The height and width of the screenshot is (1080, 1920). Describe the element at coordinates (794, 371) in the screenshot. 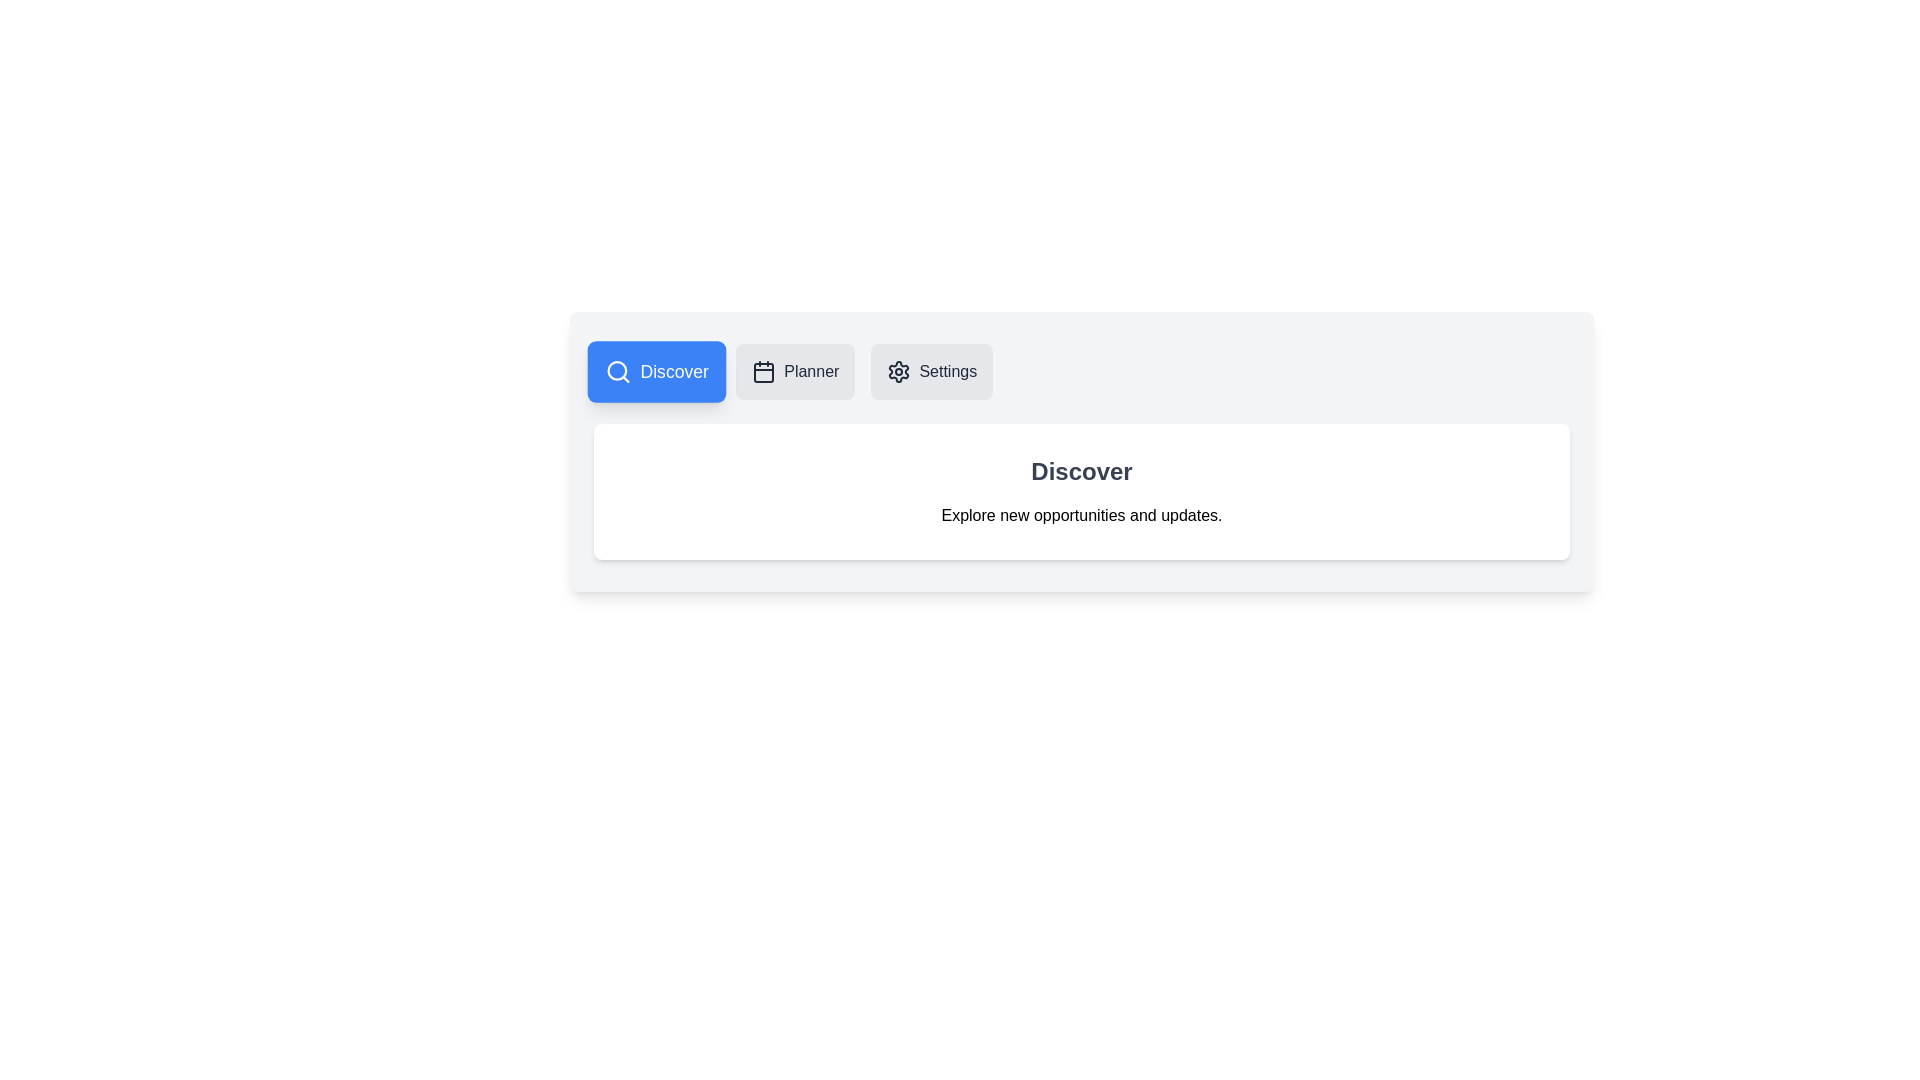

I see `the tab labeled Planner to view its content` at that location.